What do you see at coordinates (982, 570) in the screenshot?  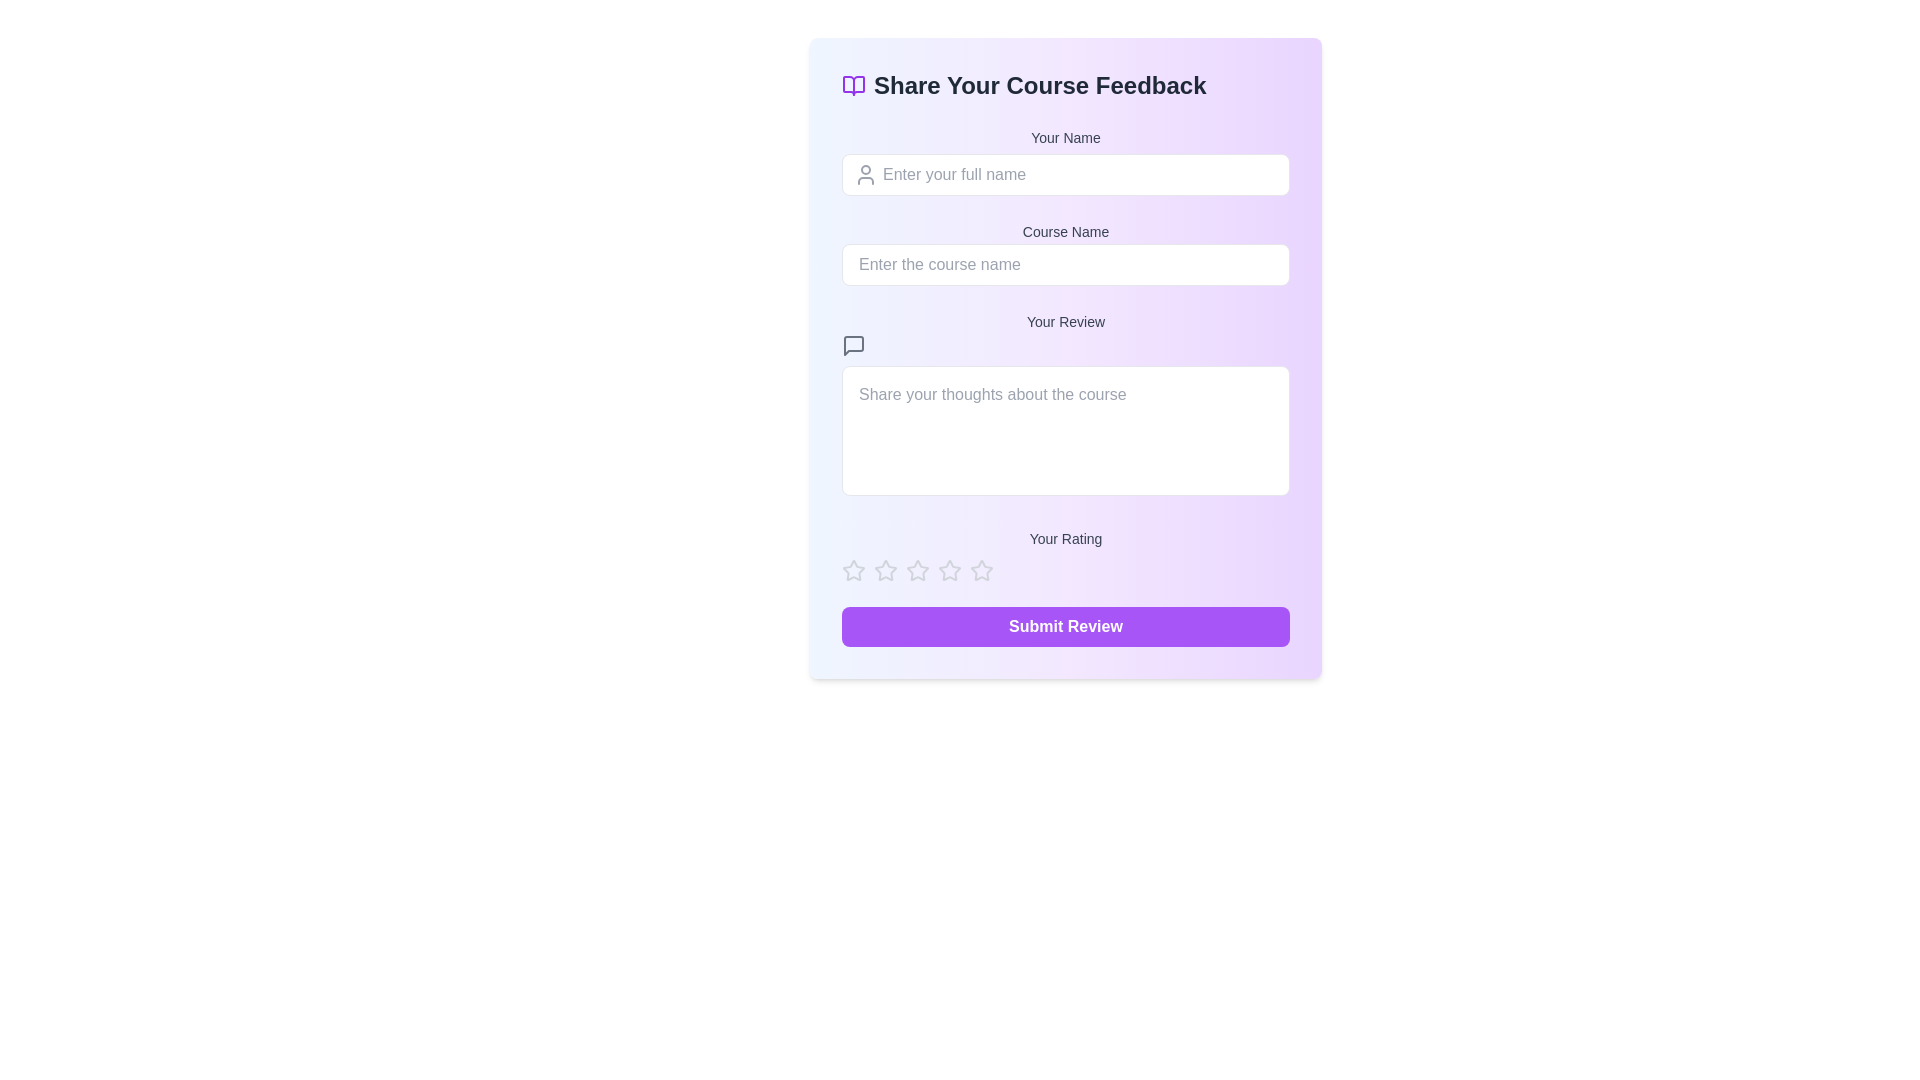 I see `the fourth star in the five-star rating system` at bounding box center [982, 570].